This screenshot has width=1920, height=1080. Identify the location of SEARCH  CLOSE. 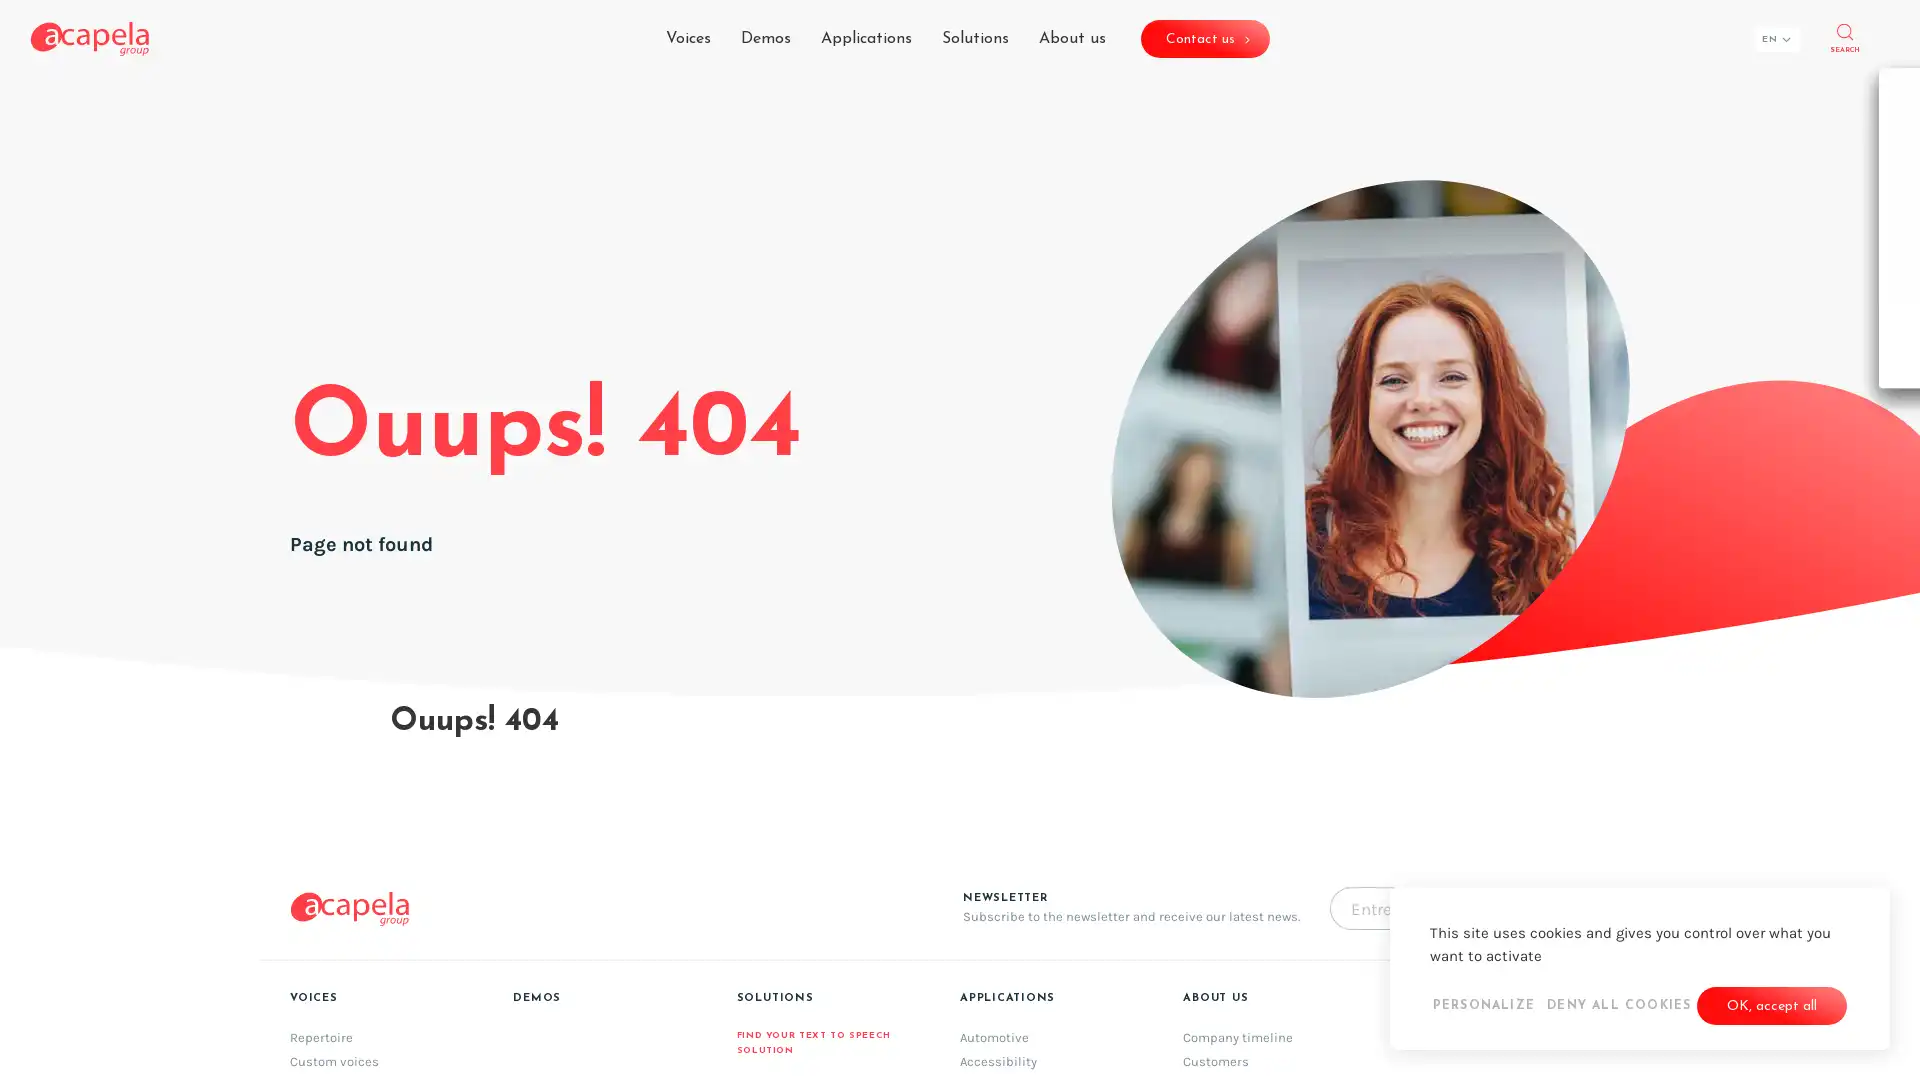
(1843, 38).